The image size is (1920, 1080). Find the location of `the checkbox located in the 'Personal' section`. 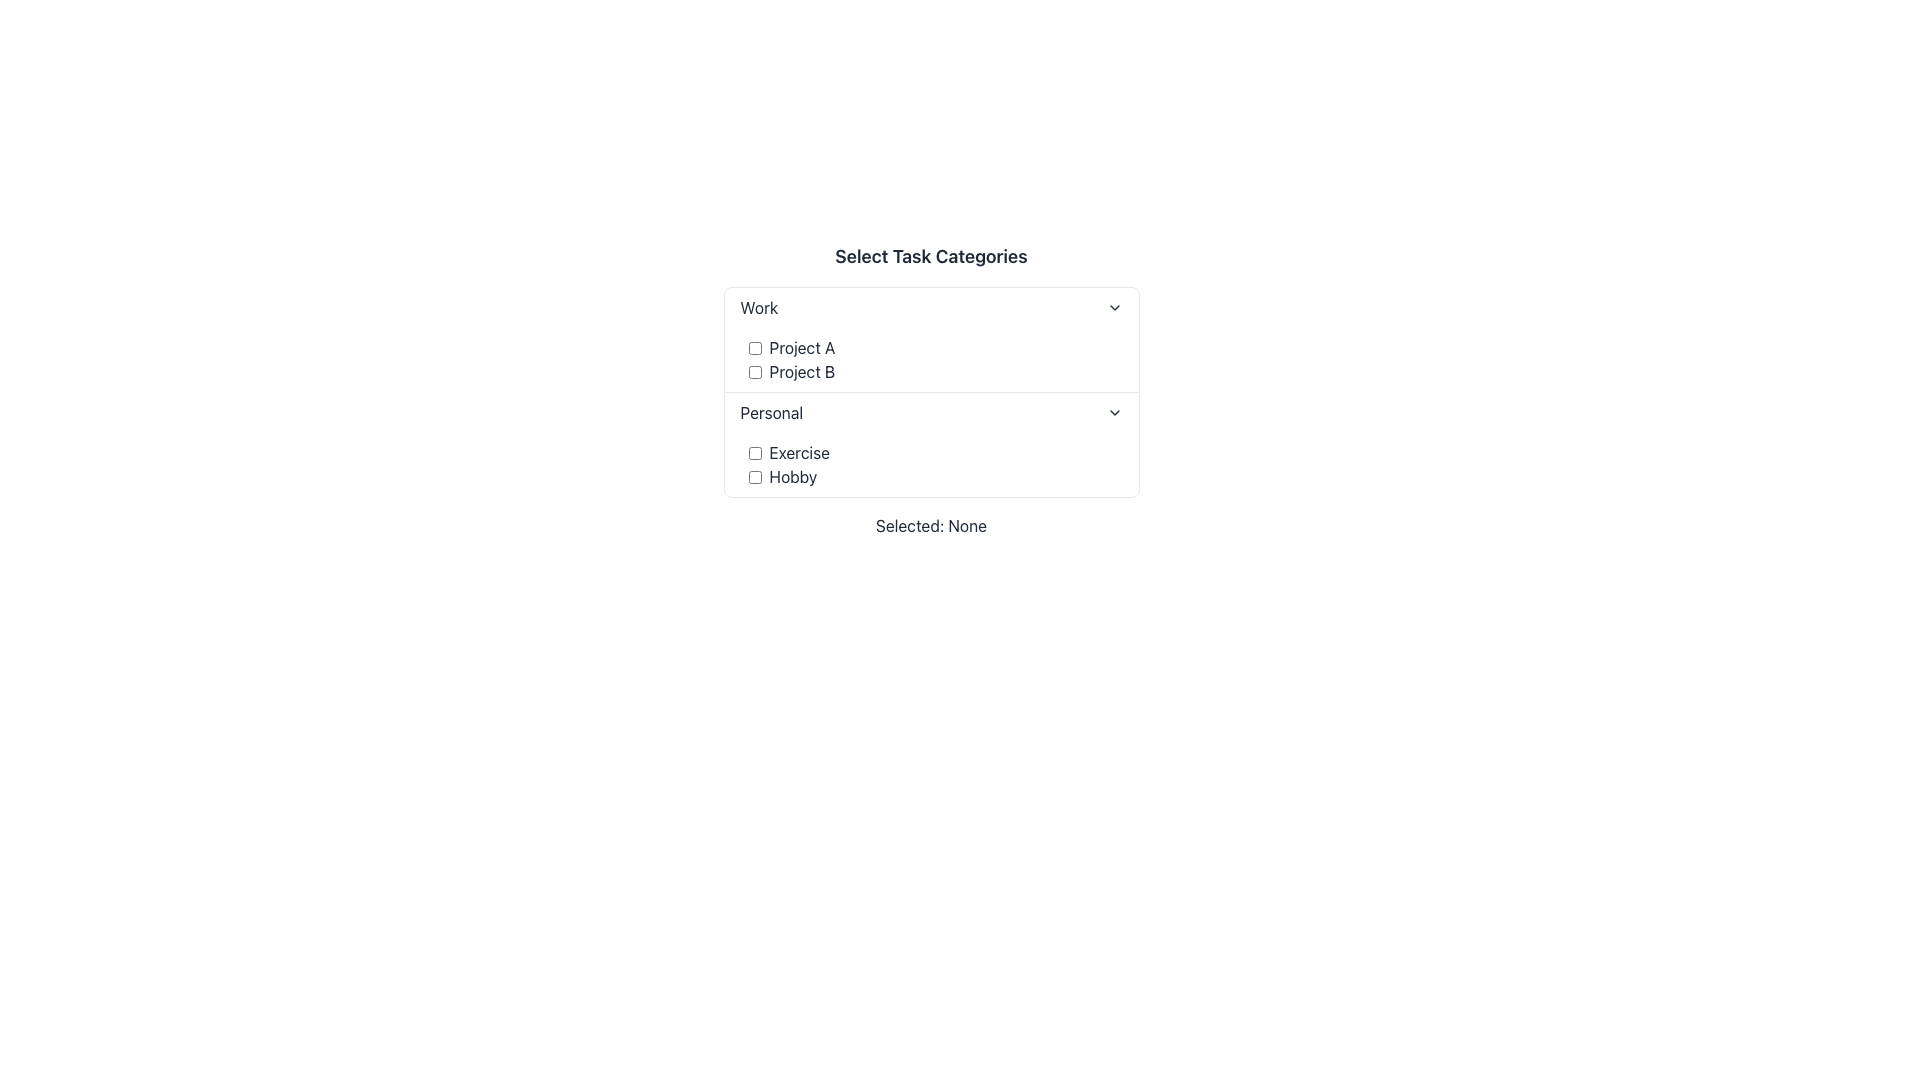

the checkbox located in the 'Personal' section is located at coordinates (753, 477).